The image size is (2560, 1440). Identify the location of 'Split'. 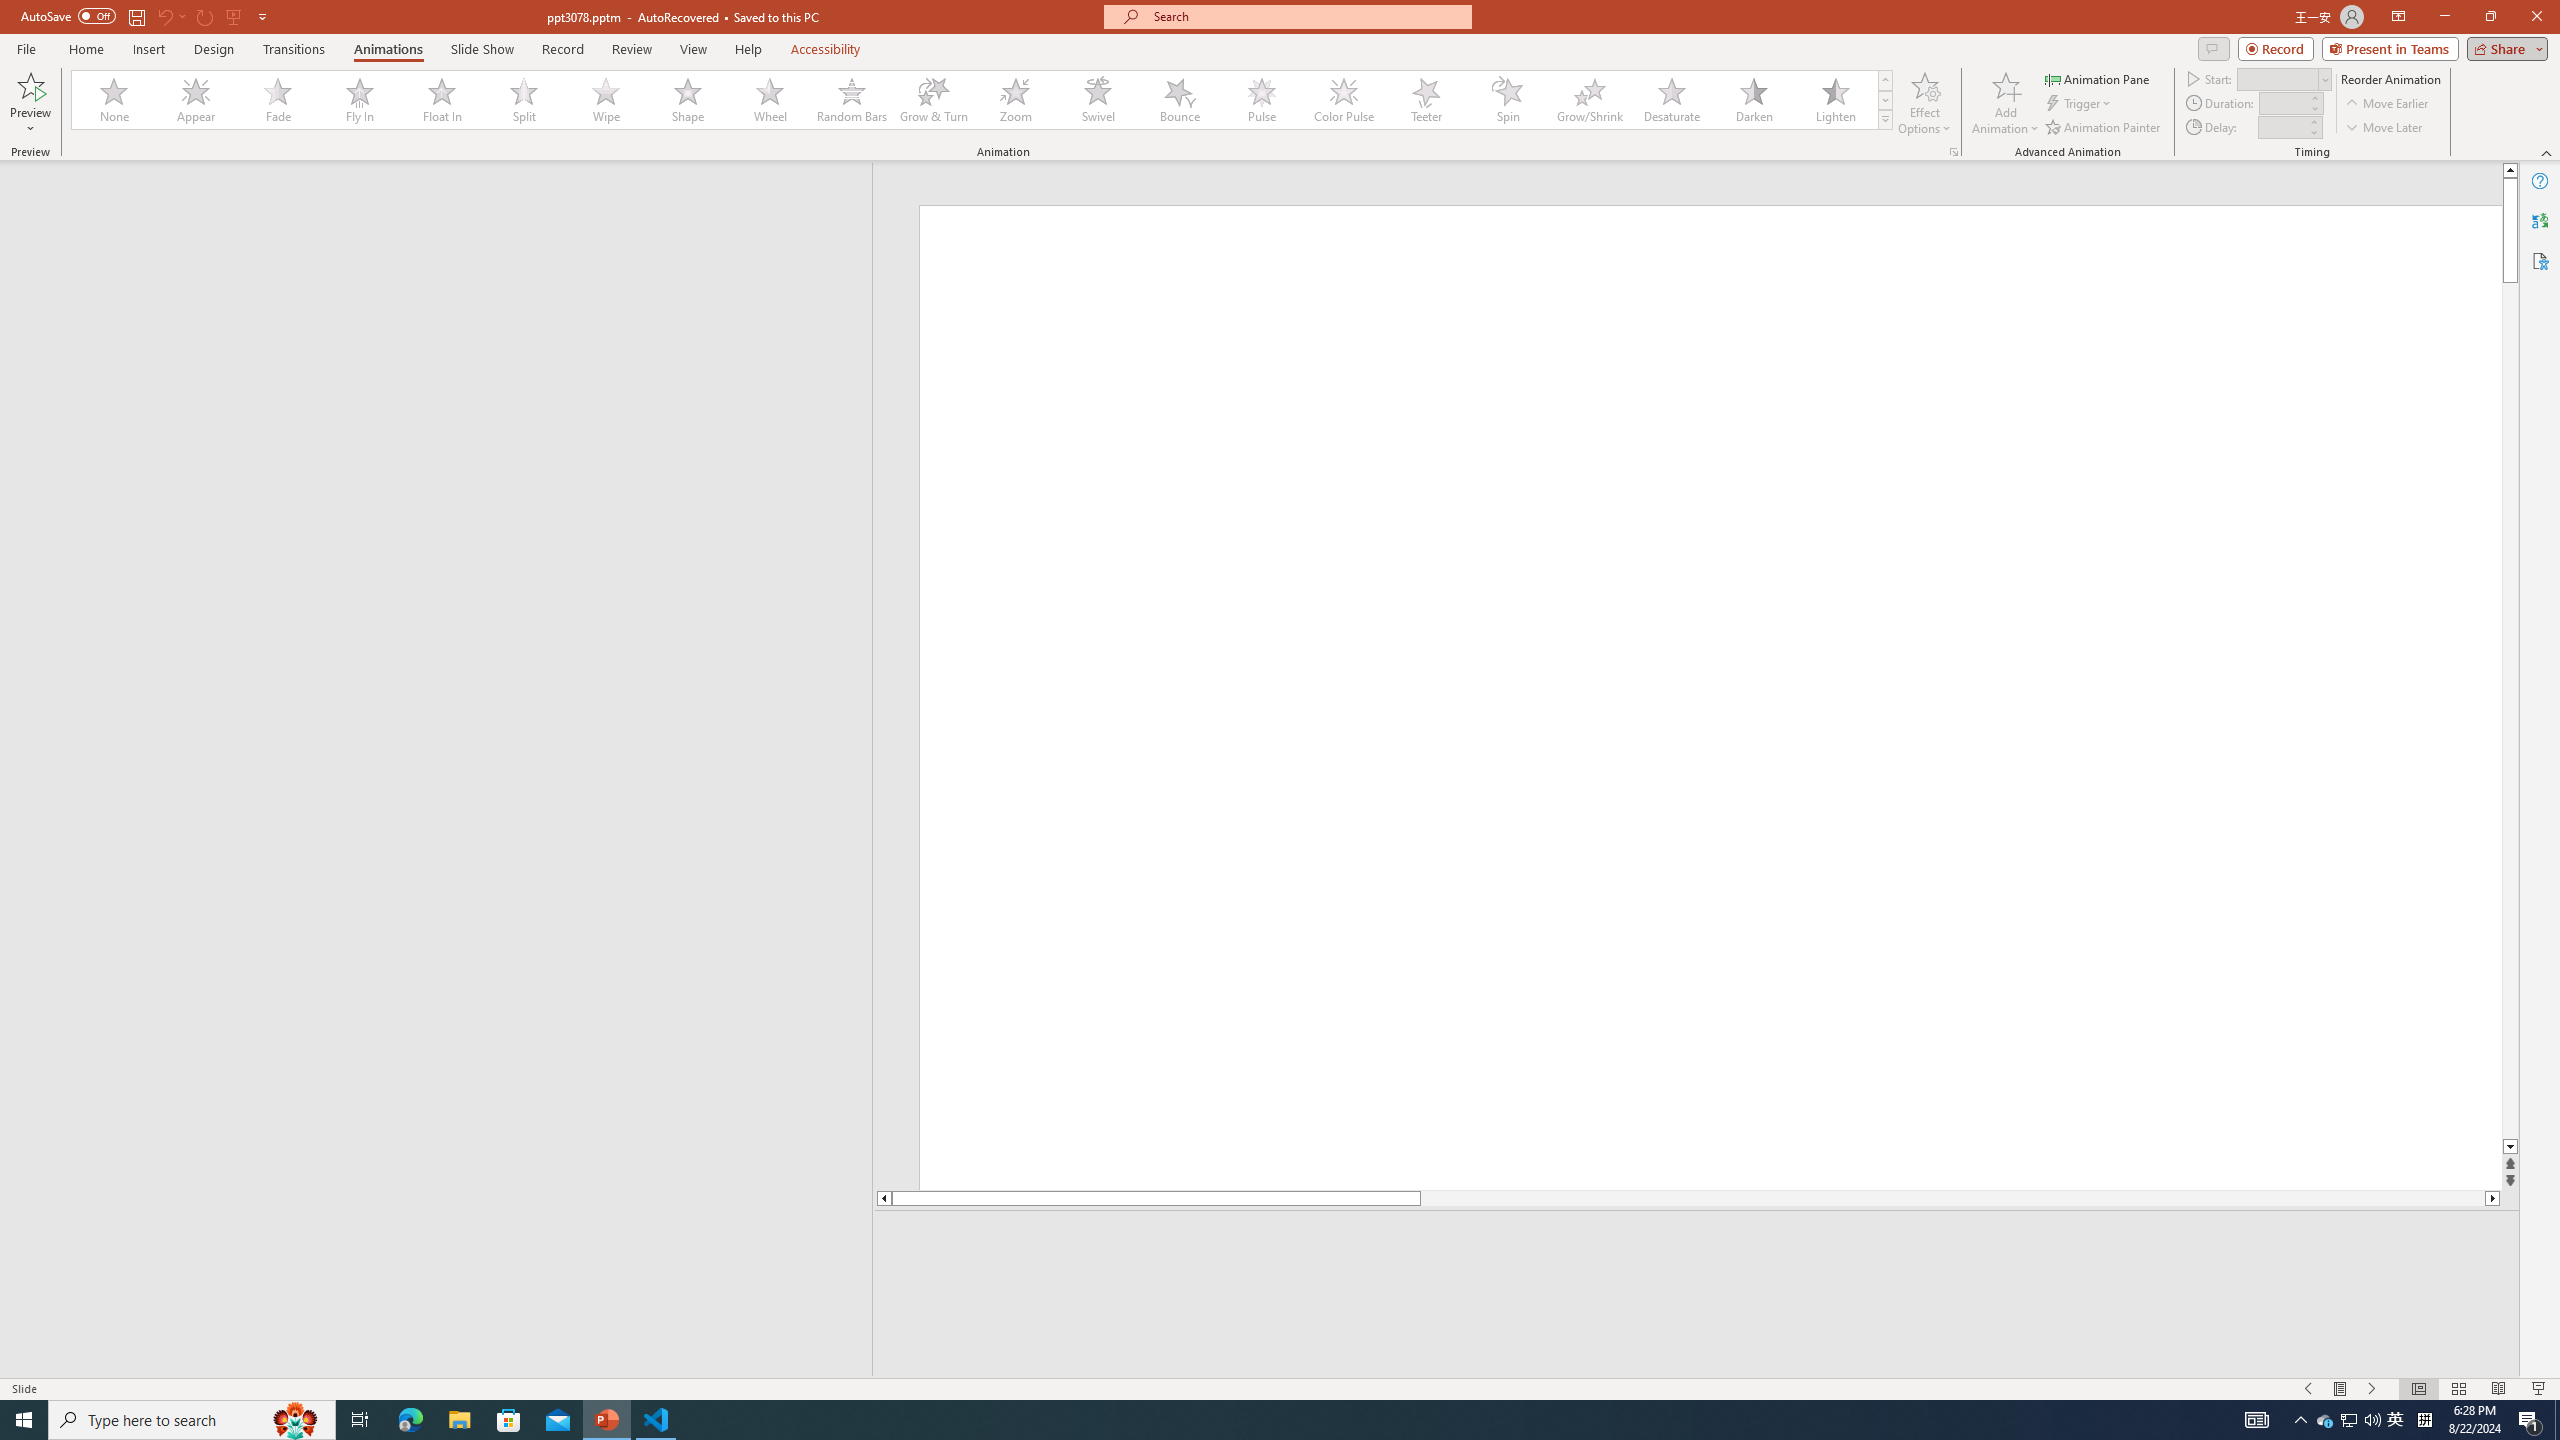
(523, 99).